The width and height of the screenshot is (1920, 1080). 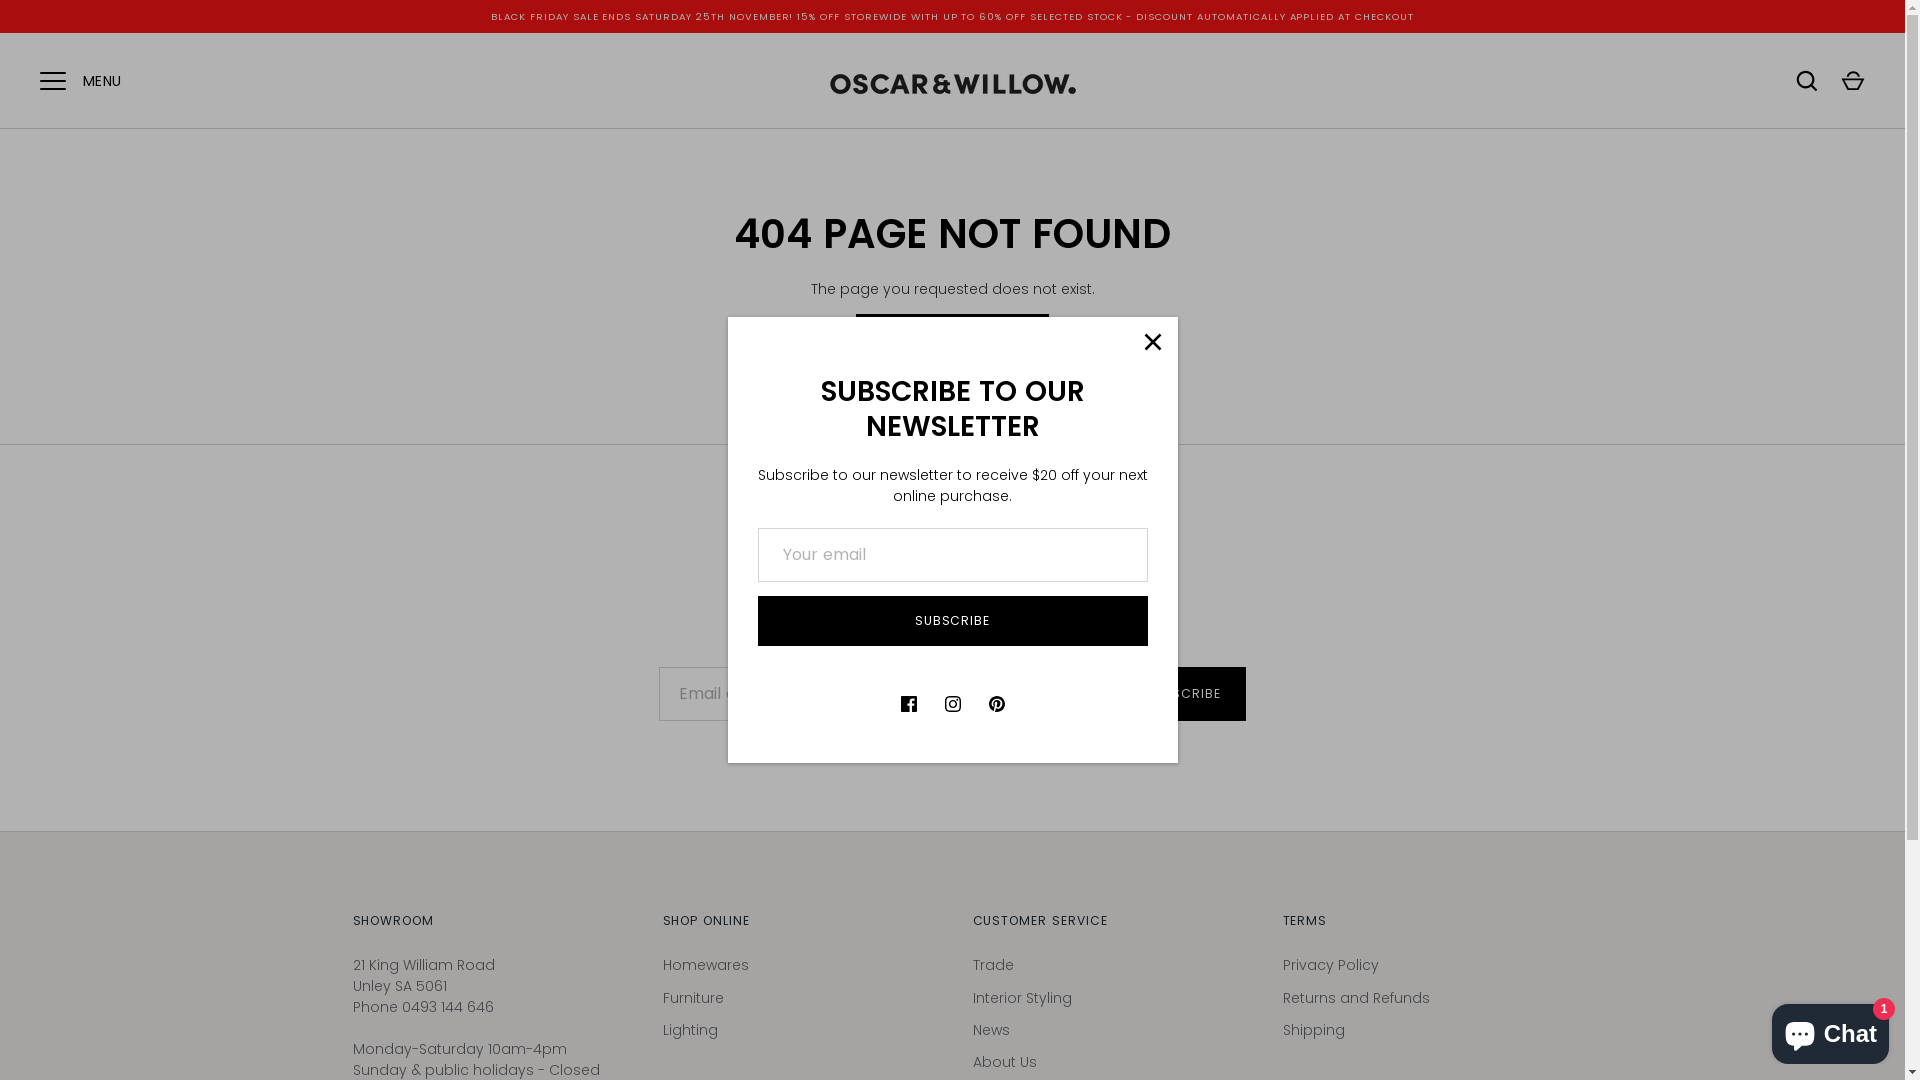 What do you see at coordinates (689, 1029) in the screenshot?
I see `'Lighting'` at bounding box center [689, 1029].